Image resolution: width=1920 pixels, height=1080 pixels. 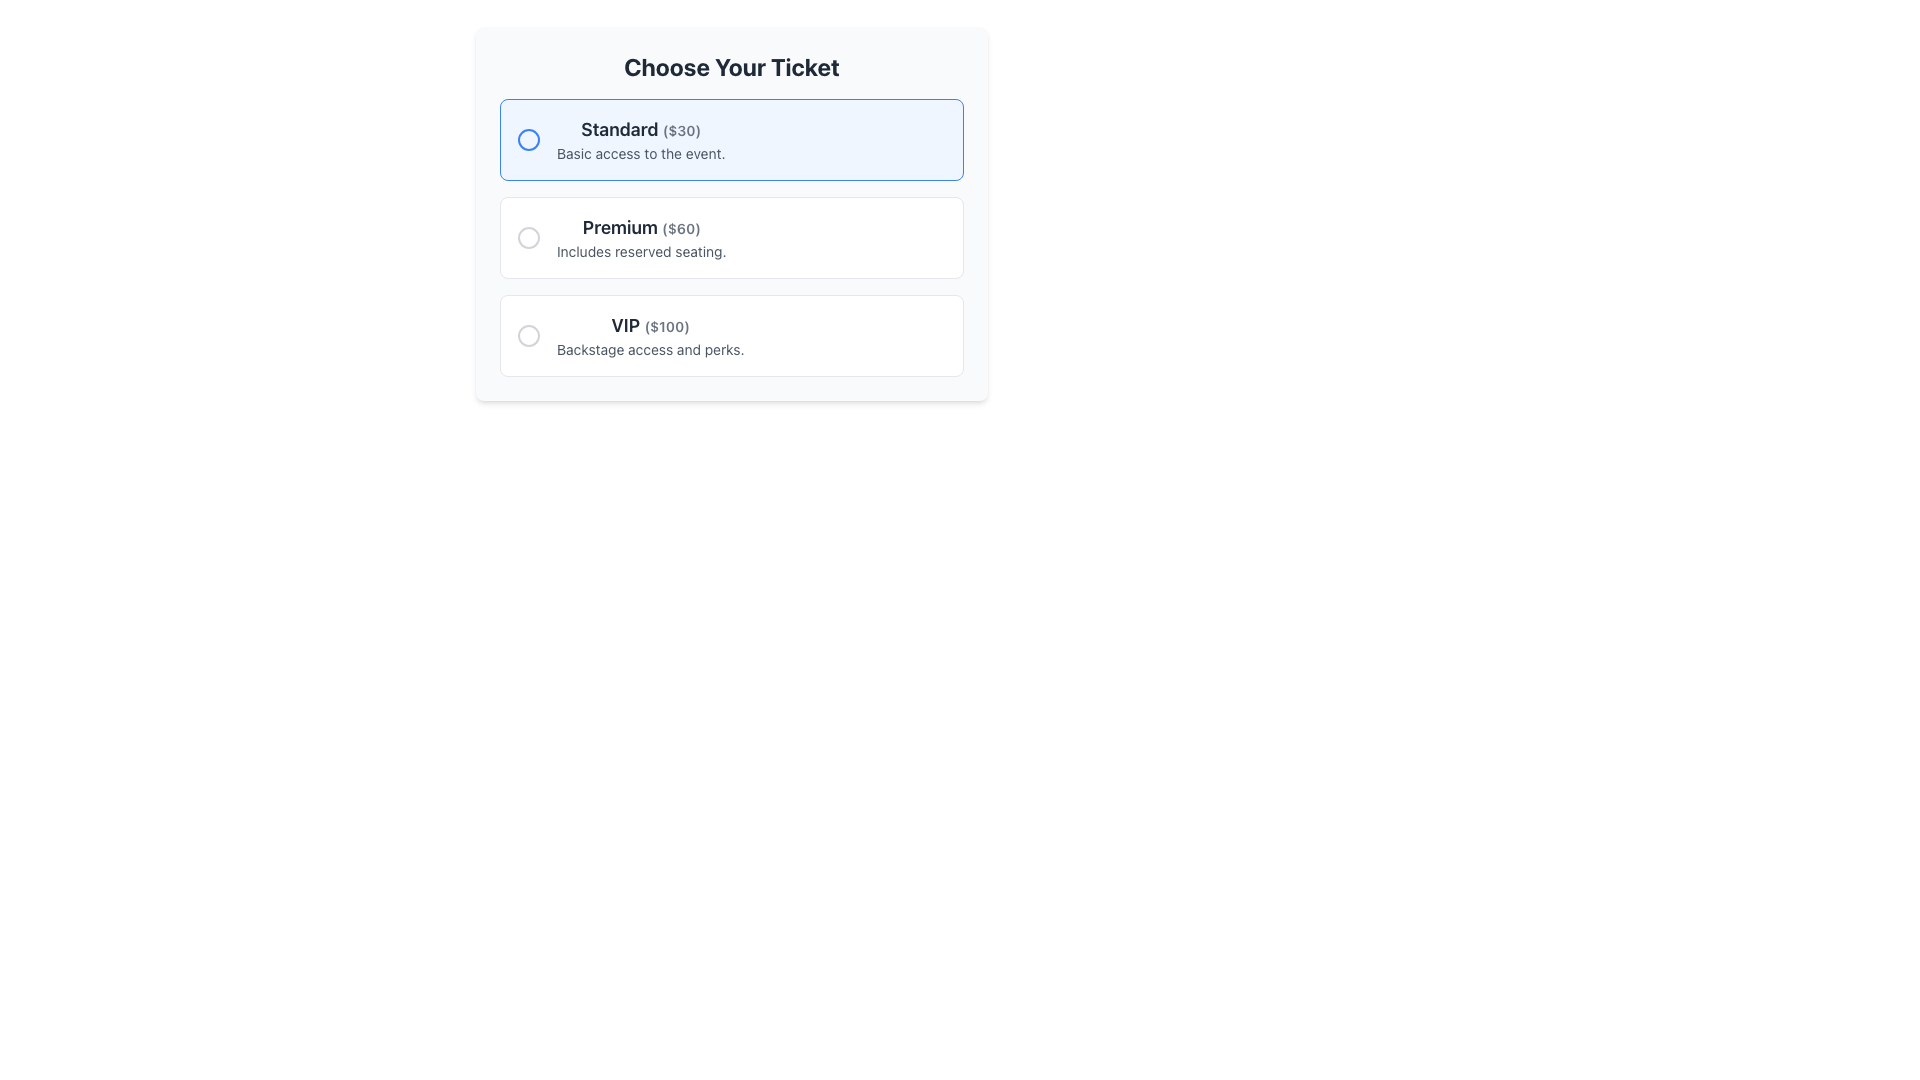 What do you see at coordinates (528, 237) in the screenshot?
I see `the circular radio button for the 'Premium ($60)' ticket option, which is located directly before the text 'Premium ($60)' in the ticket options list` at bounding box center [528, 237].